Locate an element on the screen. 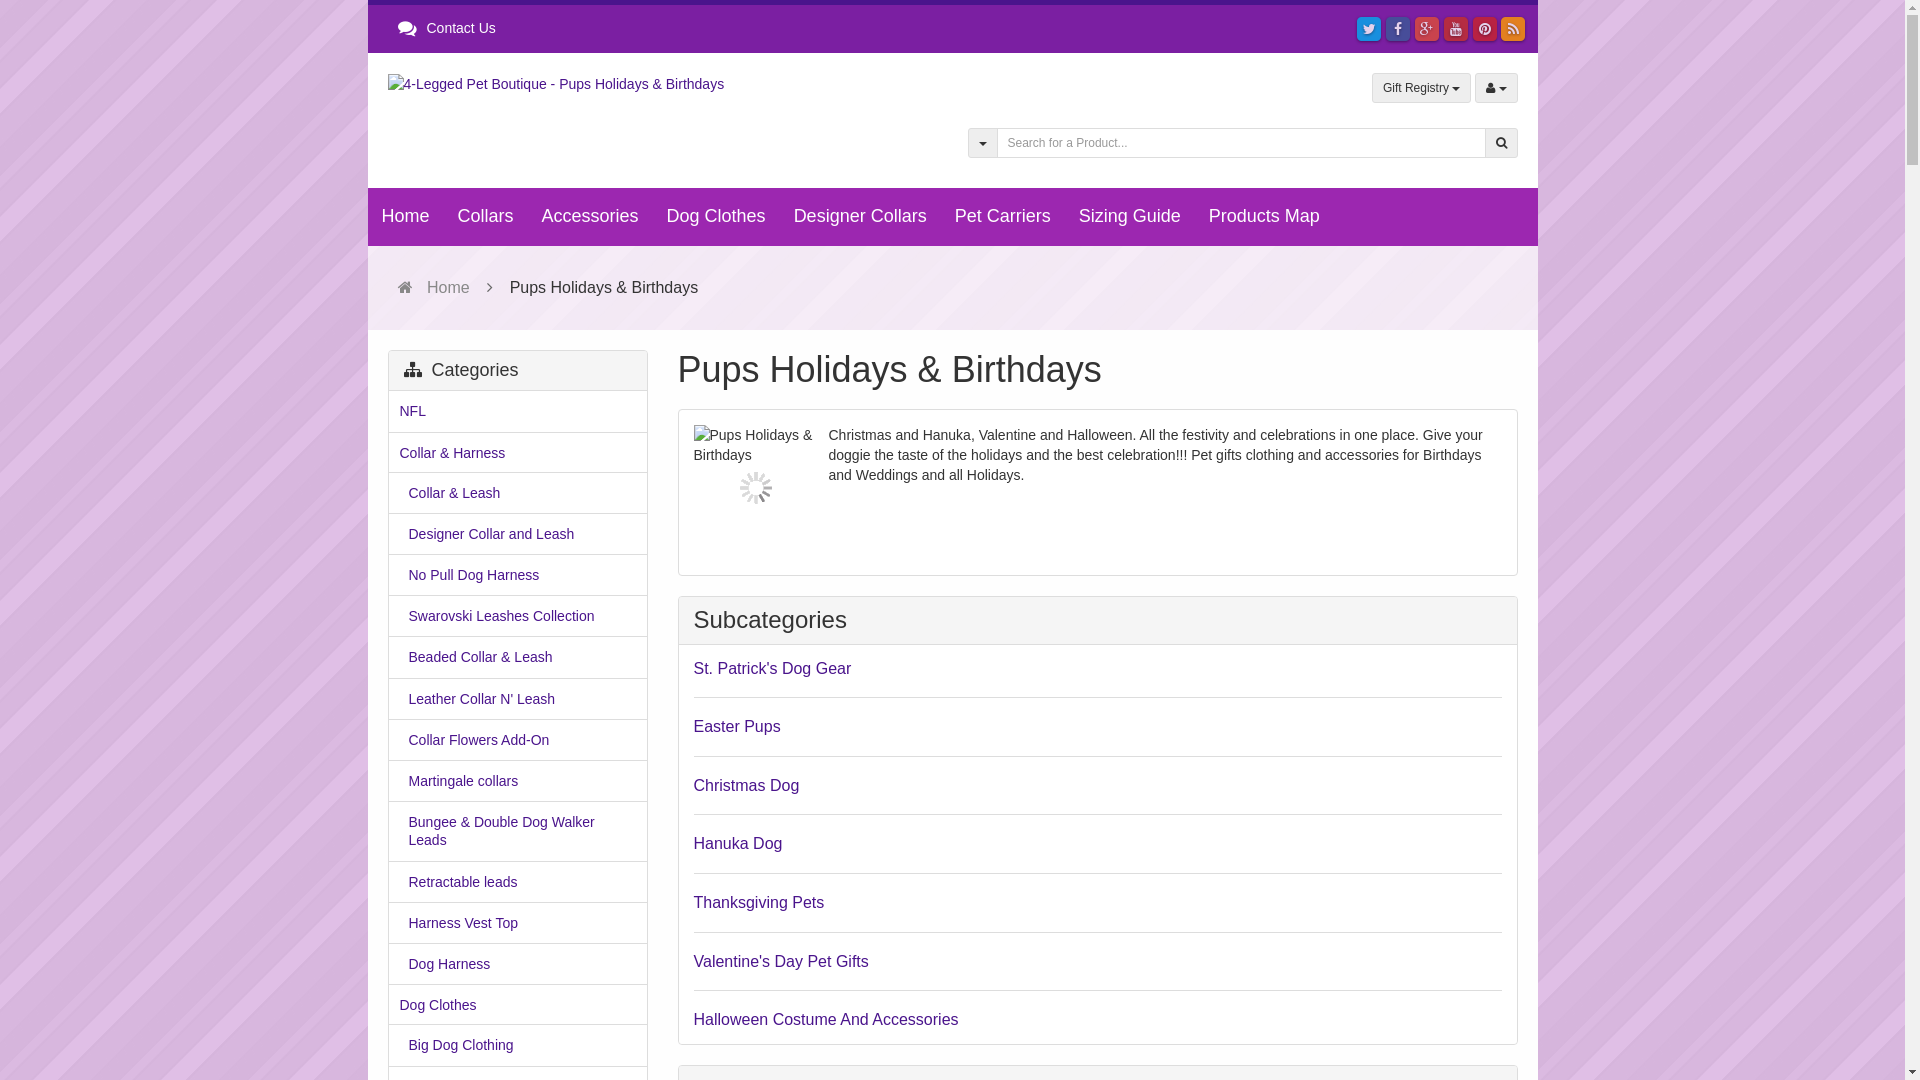 Image resolution: width=1920 pixels, height=1080 pixels. 'NFL' is located at coordinates (517, 409).